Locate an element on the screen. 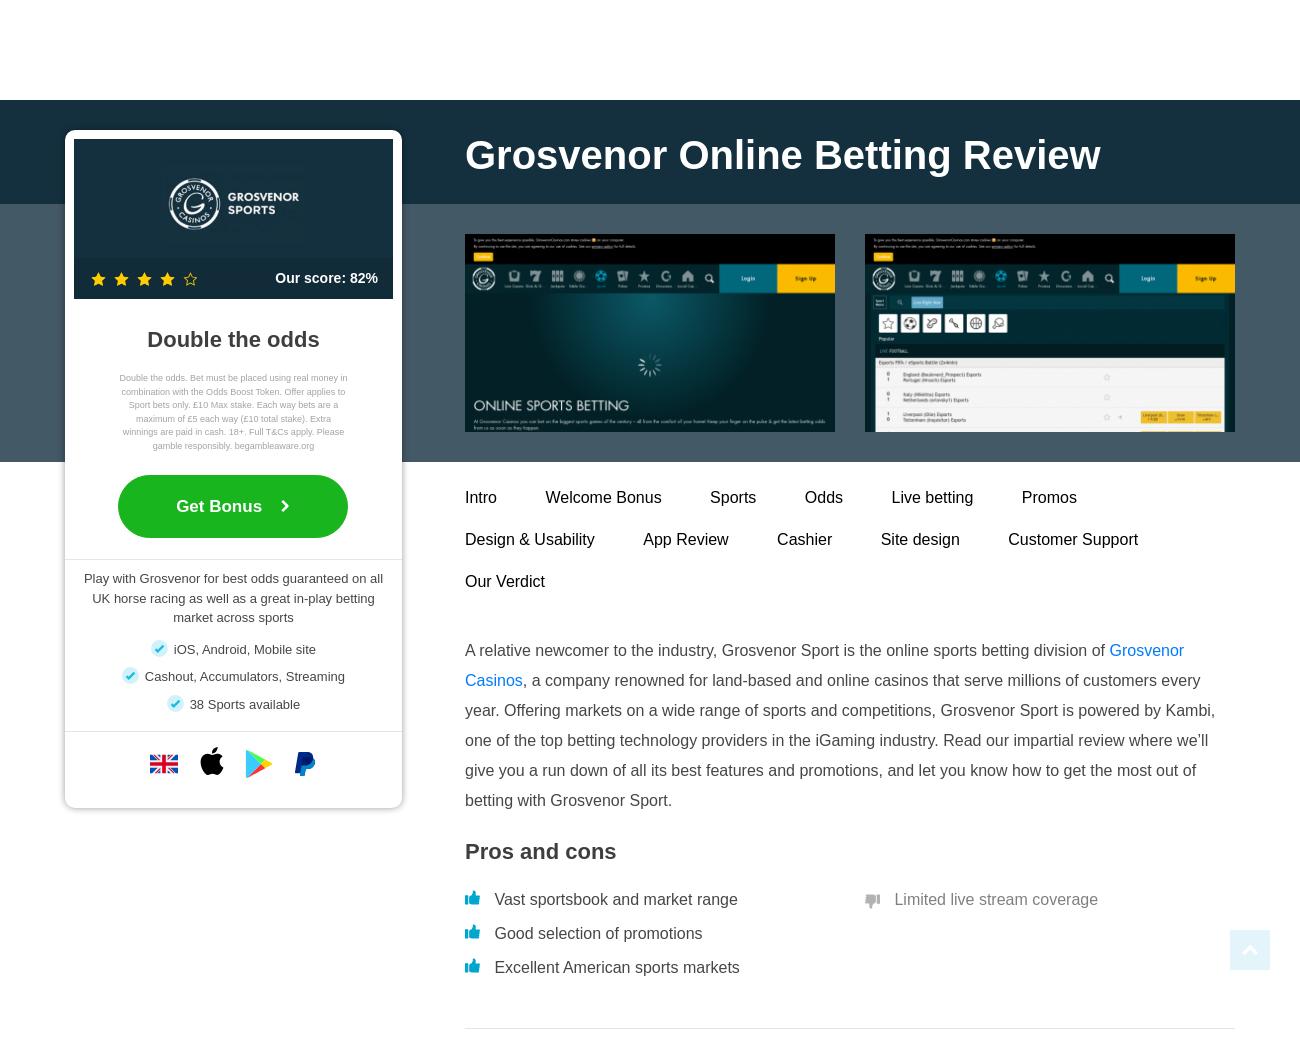 This screenshot has width=1300, height=1038. 'Intro' is located at coordinates (479, 497).